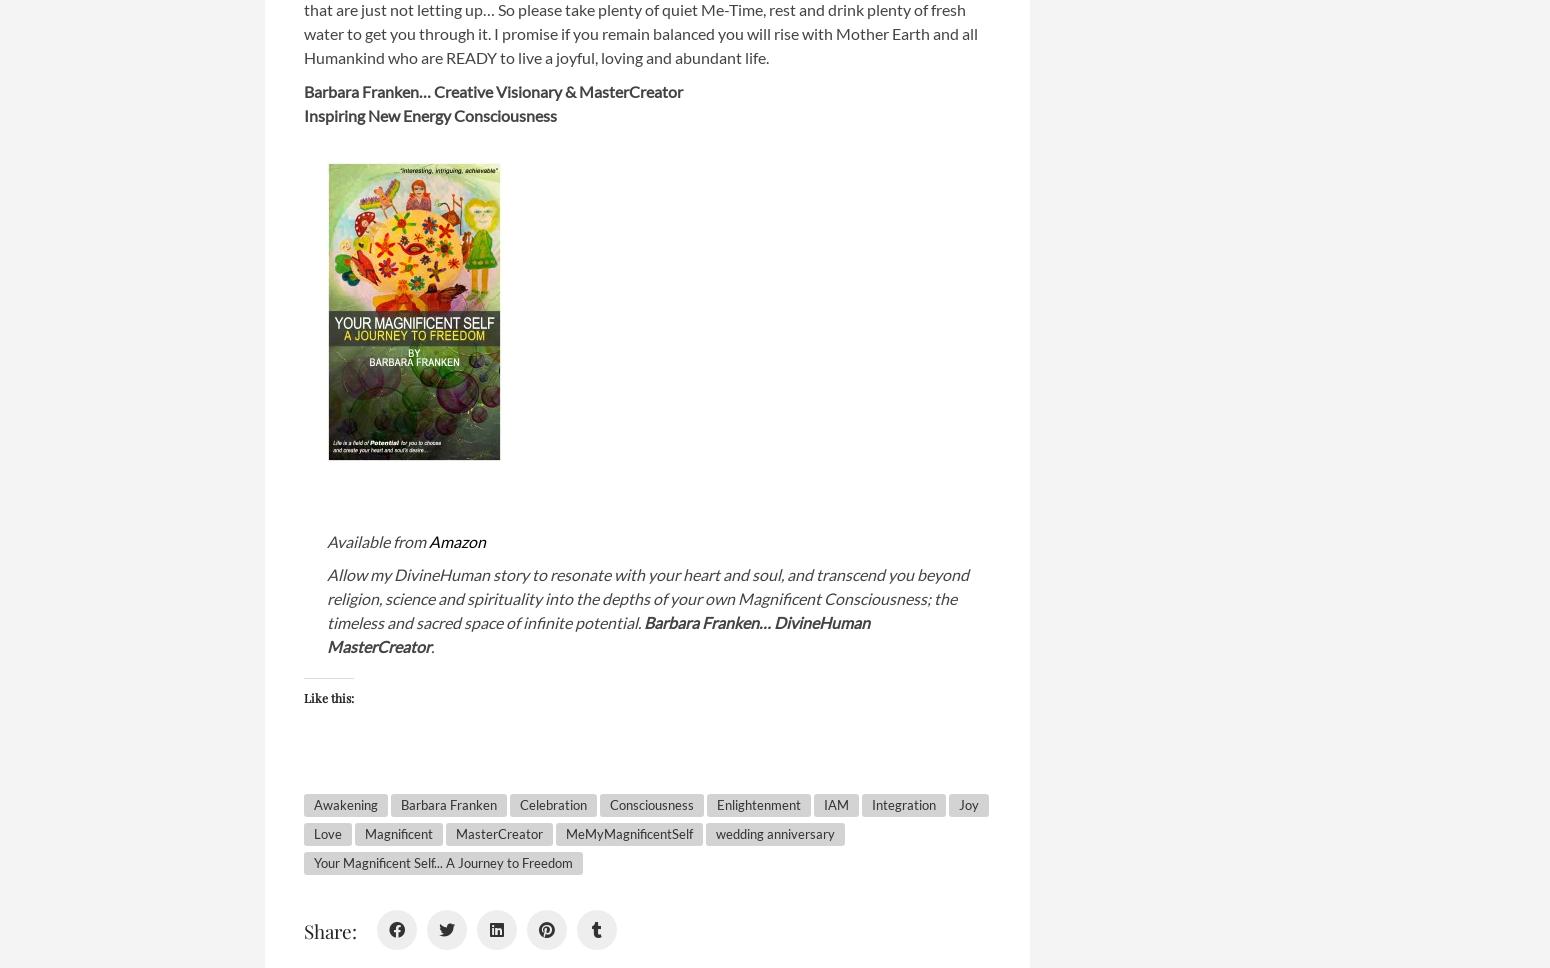 The image size is (1550, 968). I want to click on 'Consciousness', so click(650, 803).